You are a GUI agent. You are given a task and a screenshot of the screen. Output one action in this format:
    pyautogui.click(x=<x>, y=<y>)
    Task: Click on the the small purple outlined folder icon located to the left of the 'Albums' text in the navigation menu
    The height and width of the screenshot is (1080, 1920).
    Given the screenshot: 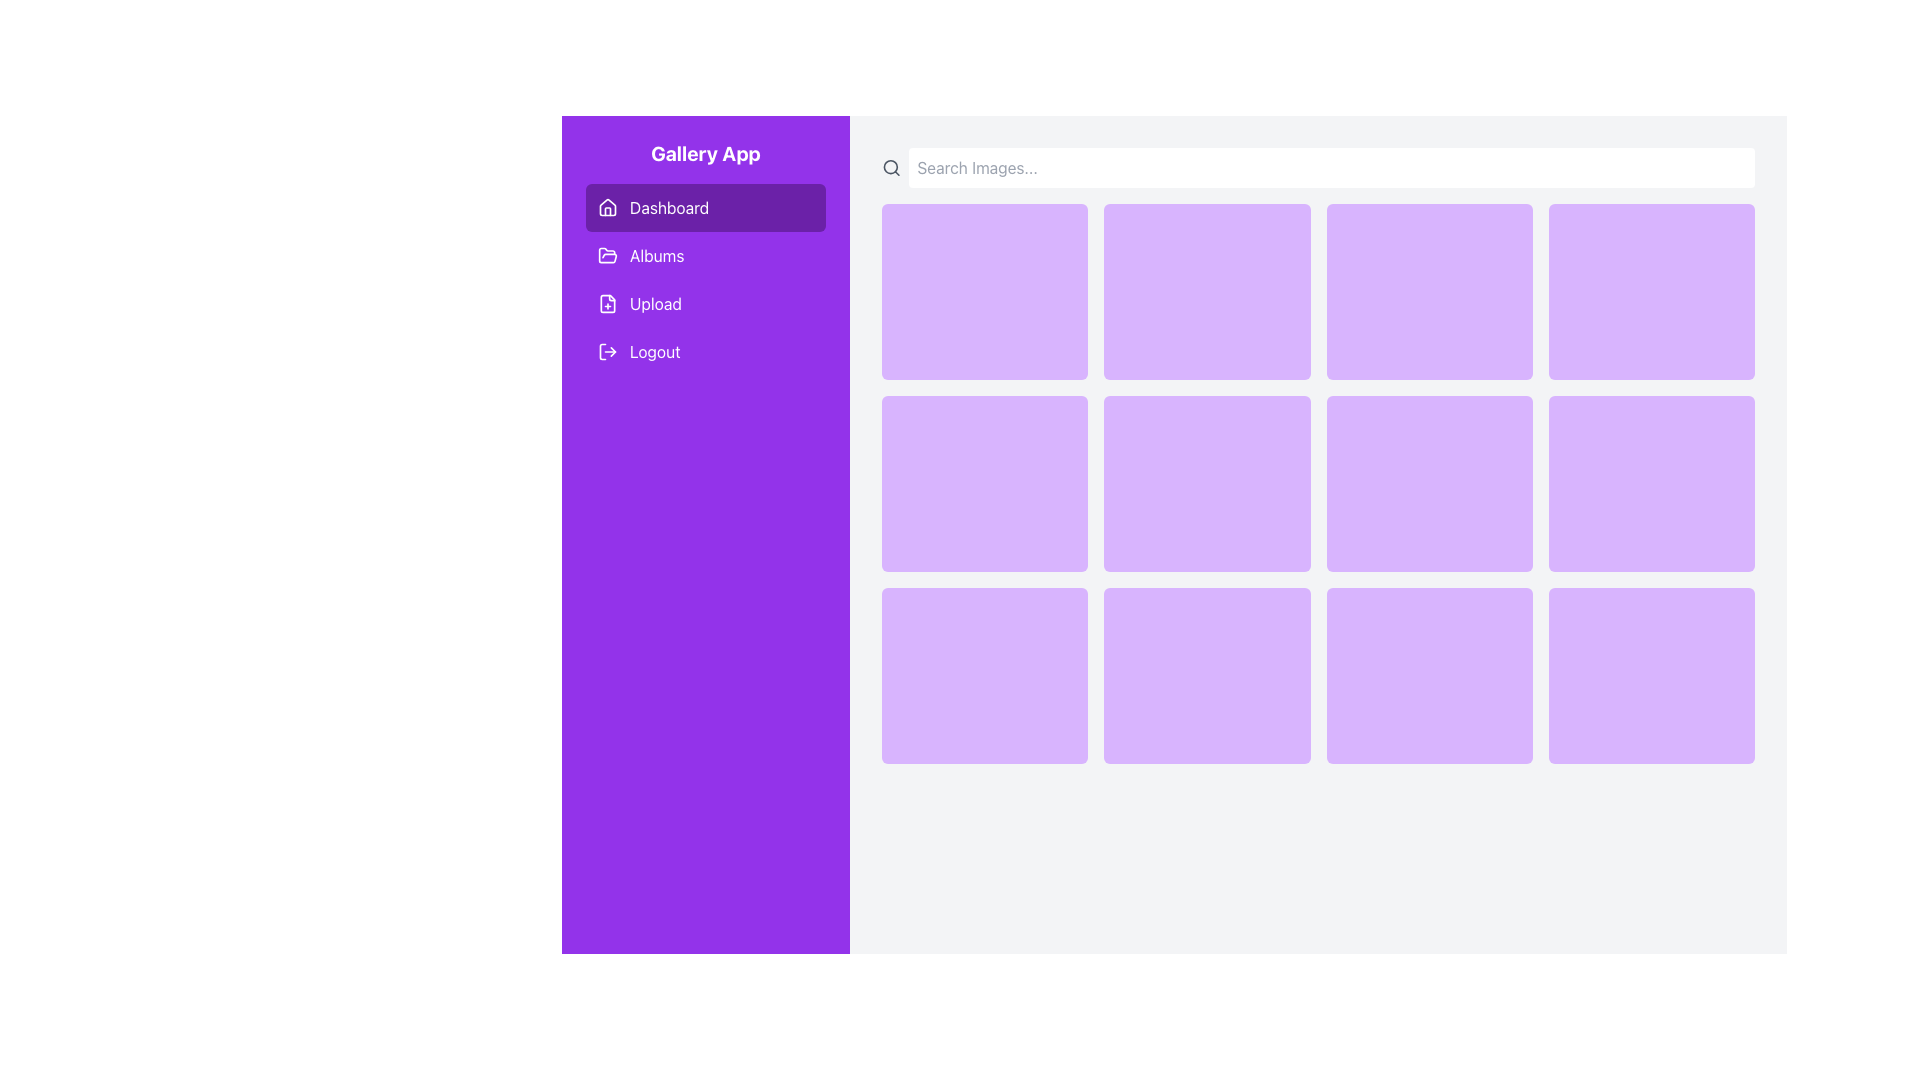 What is the action you would take?
    pyautogui.click(x=607, y=254)
    